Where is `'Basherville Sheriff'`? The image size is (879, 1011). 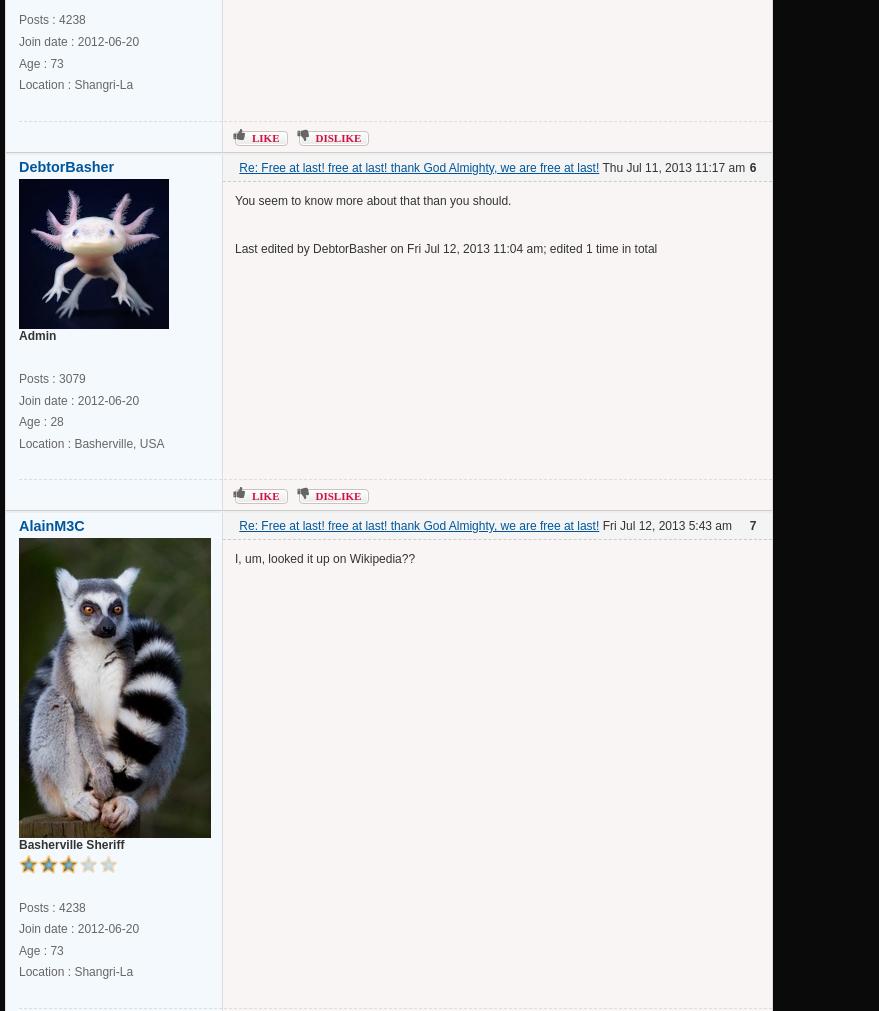 'Basherville Sheriff' is located at coordinates (71, 842).